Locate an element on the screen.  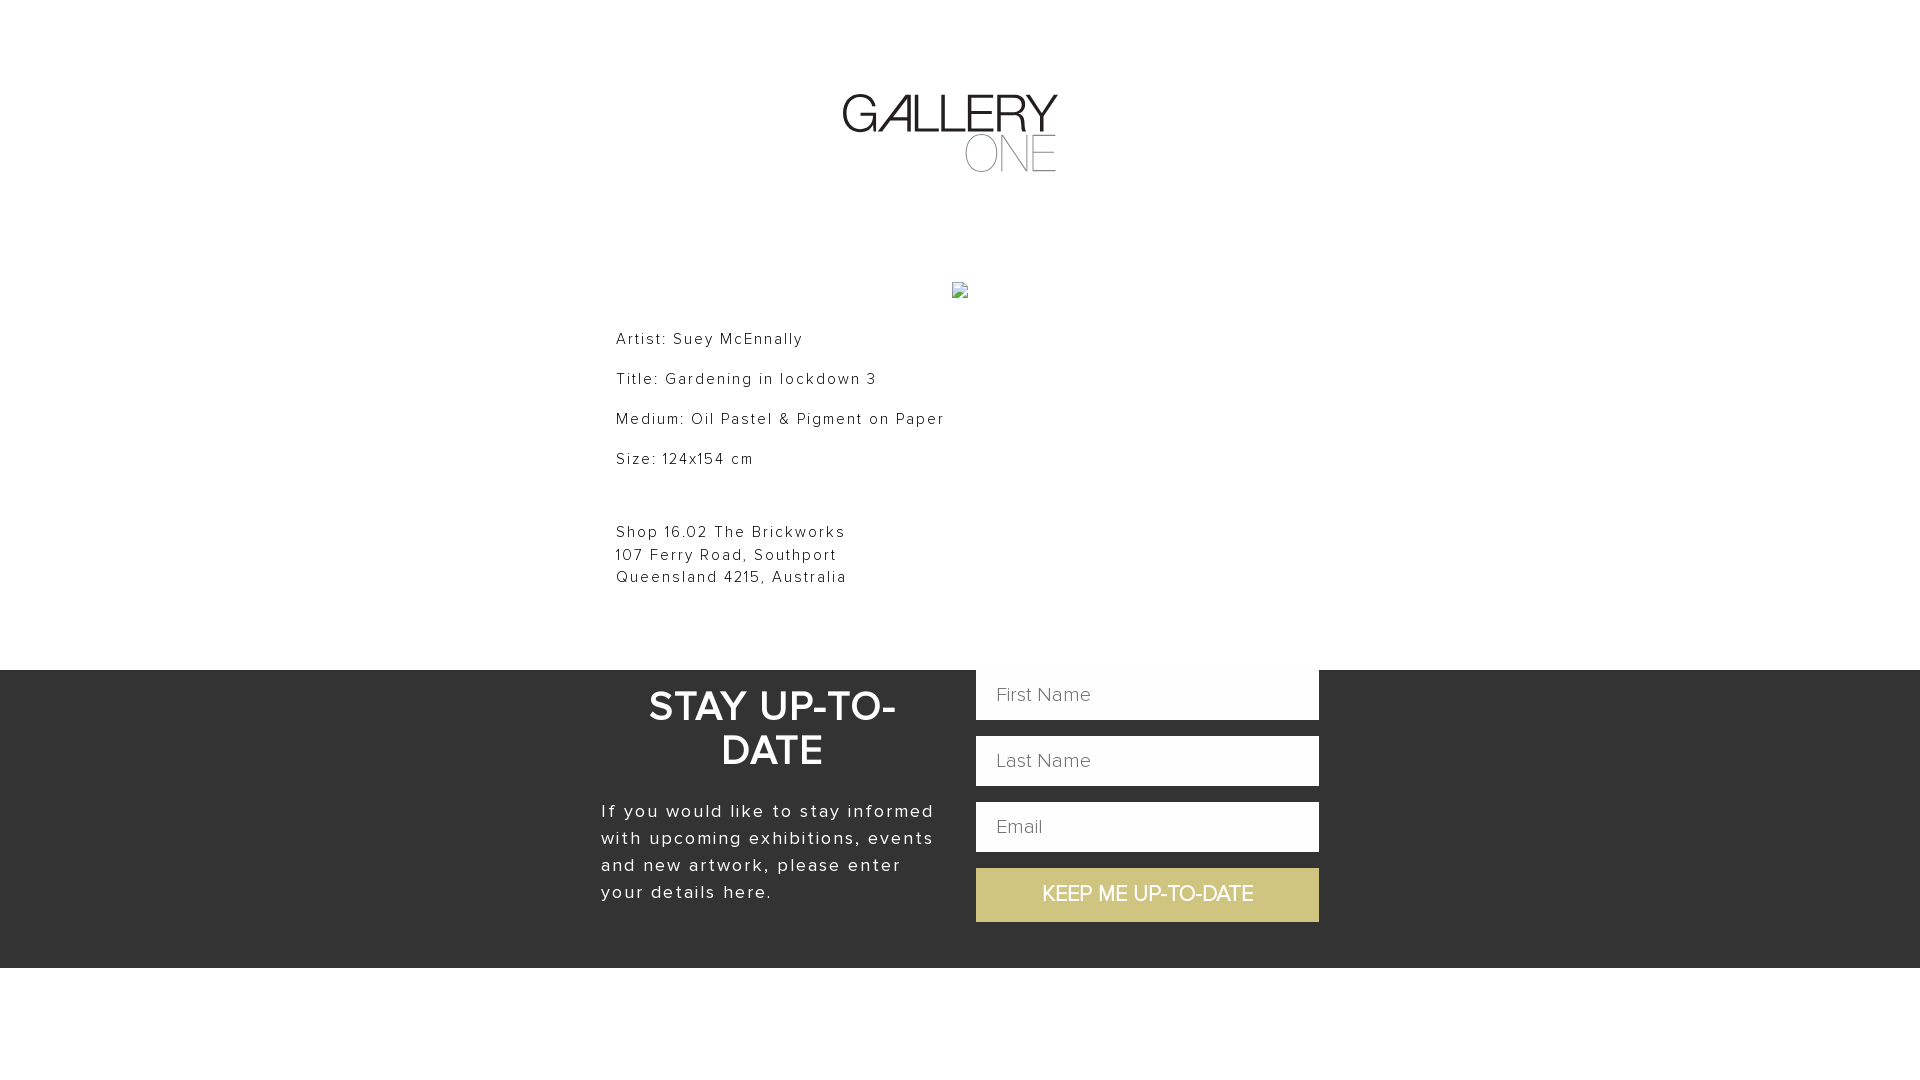
'Keep me up-to-date' is located at coordinates (1147, 893).